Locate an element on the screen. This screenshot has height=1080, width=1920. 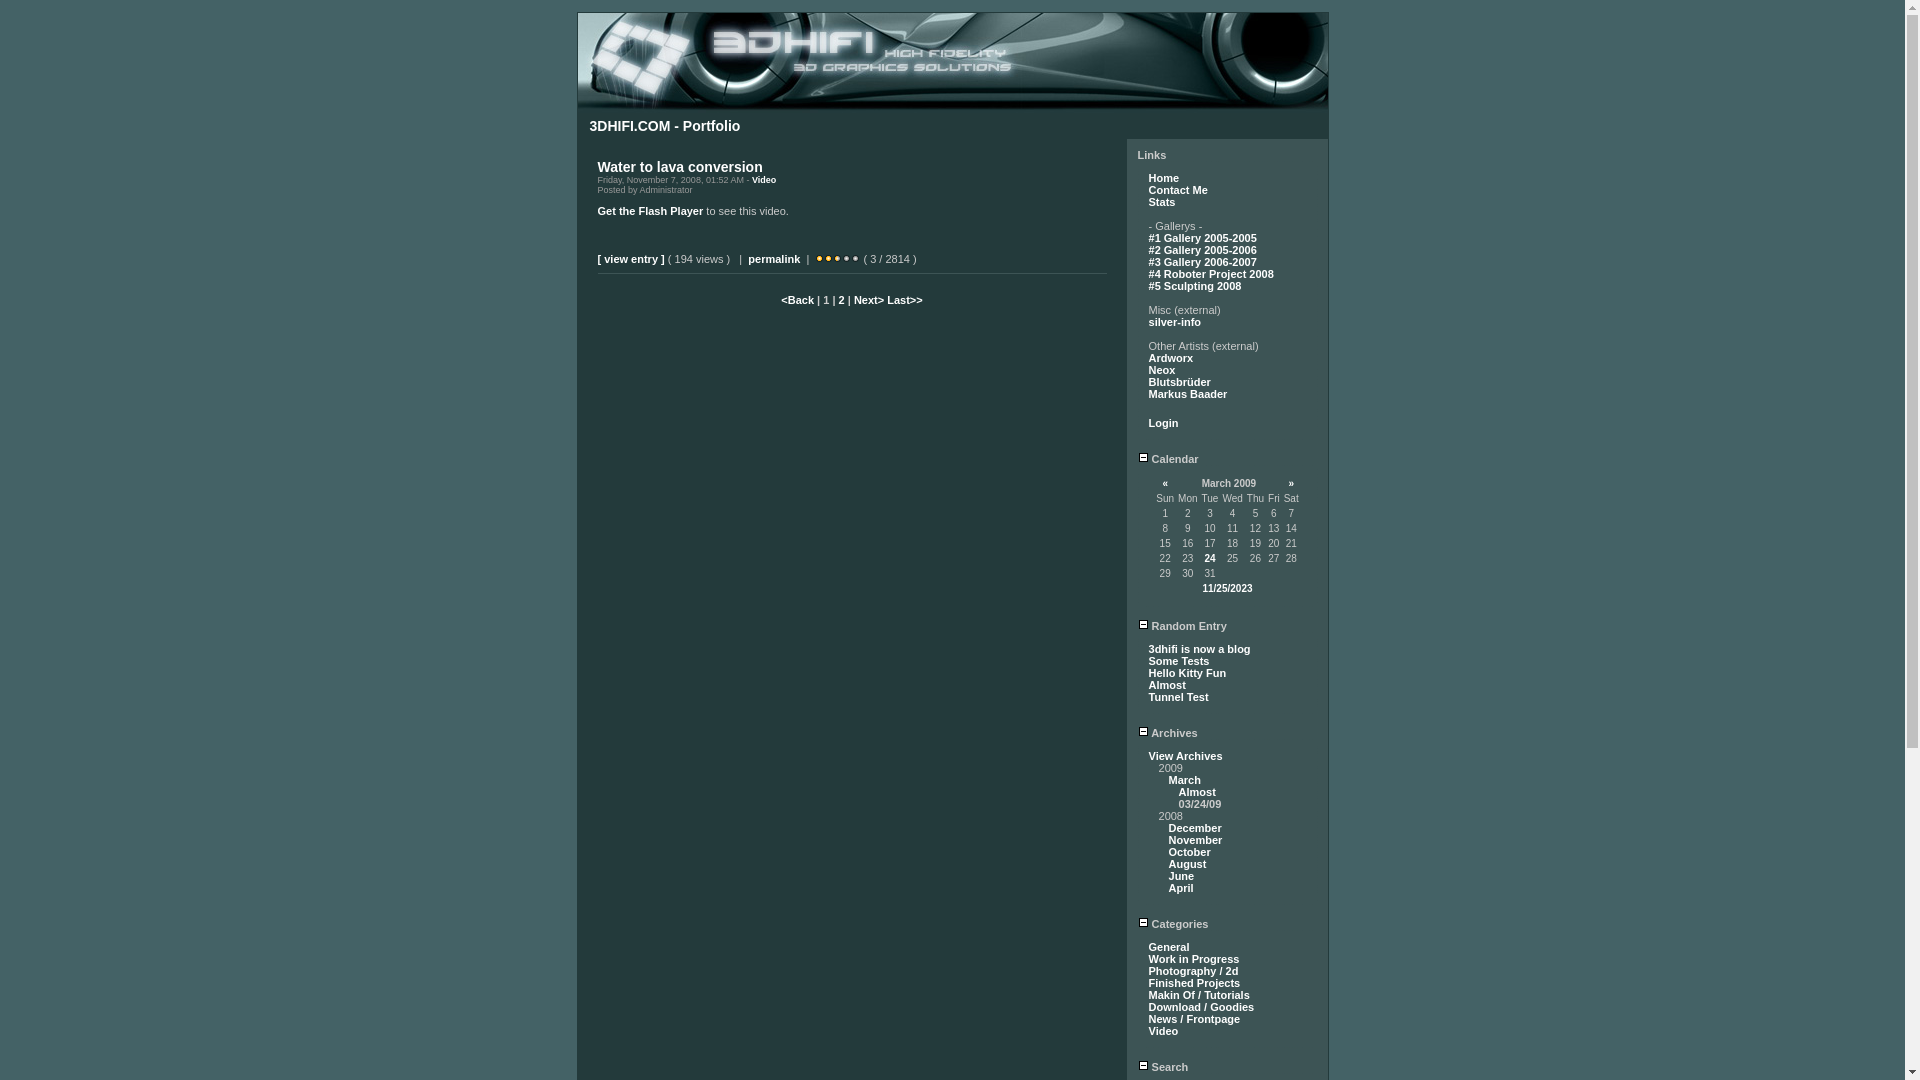
'Calendar' is located at coordinates (1168, 459).